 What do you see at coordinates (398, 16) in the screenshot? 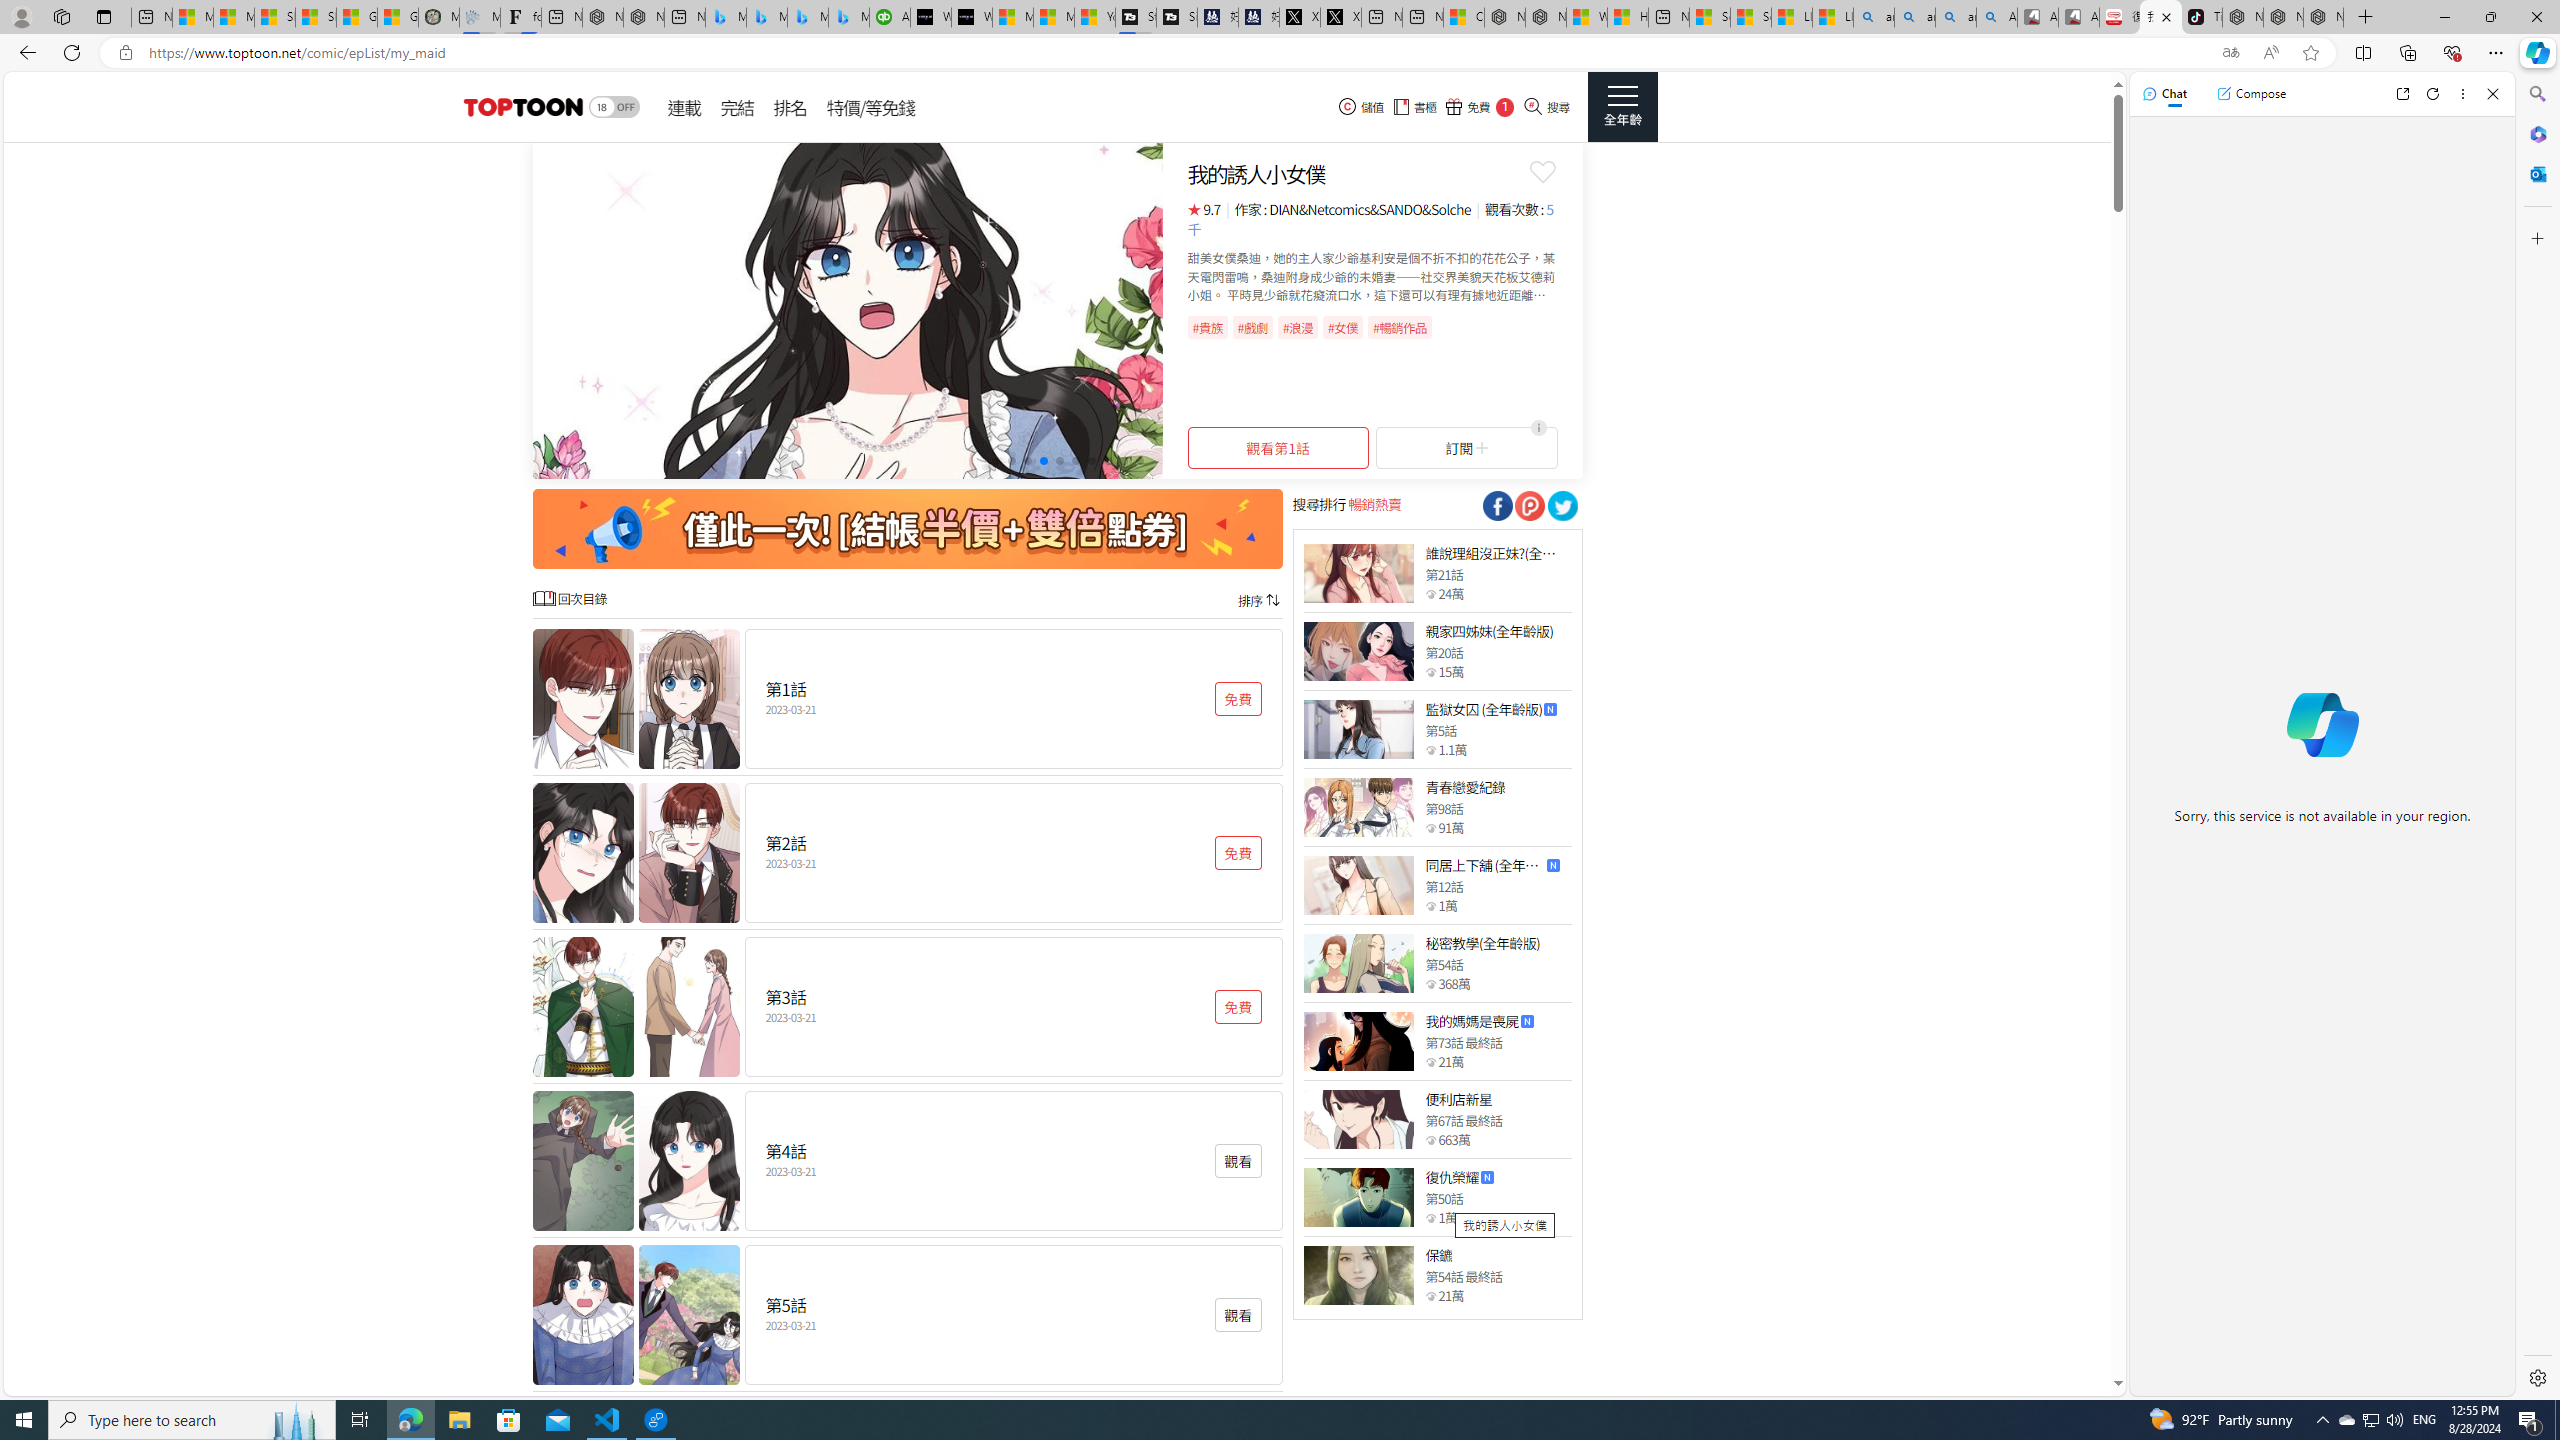
I see `'Gilma and Hector both pose tropical trouble for Hawaii'` at bounding box center [398, 16].